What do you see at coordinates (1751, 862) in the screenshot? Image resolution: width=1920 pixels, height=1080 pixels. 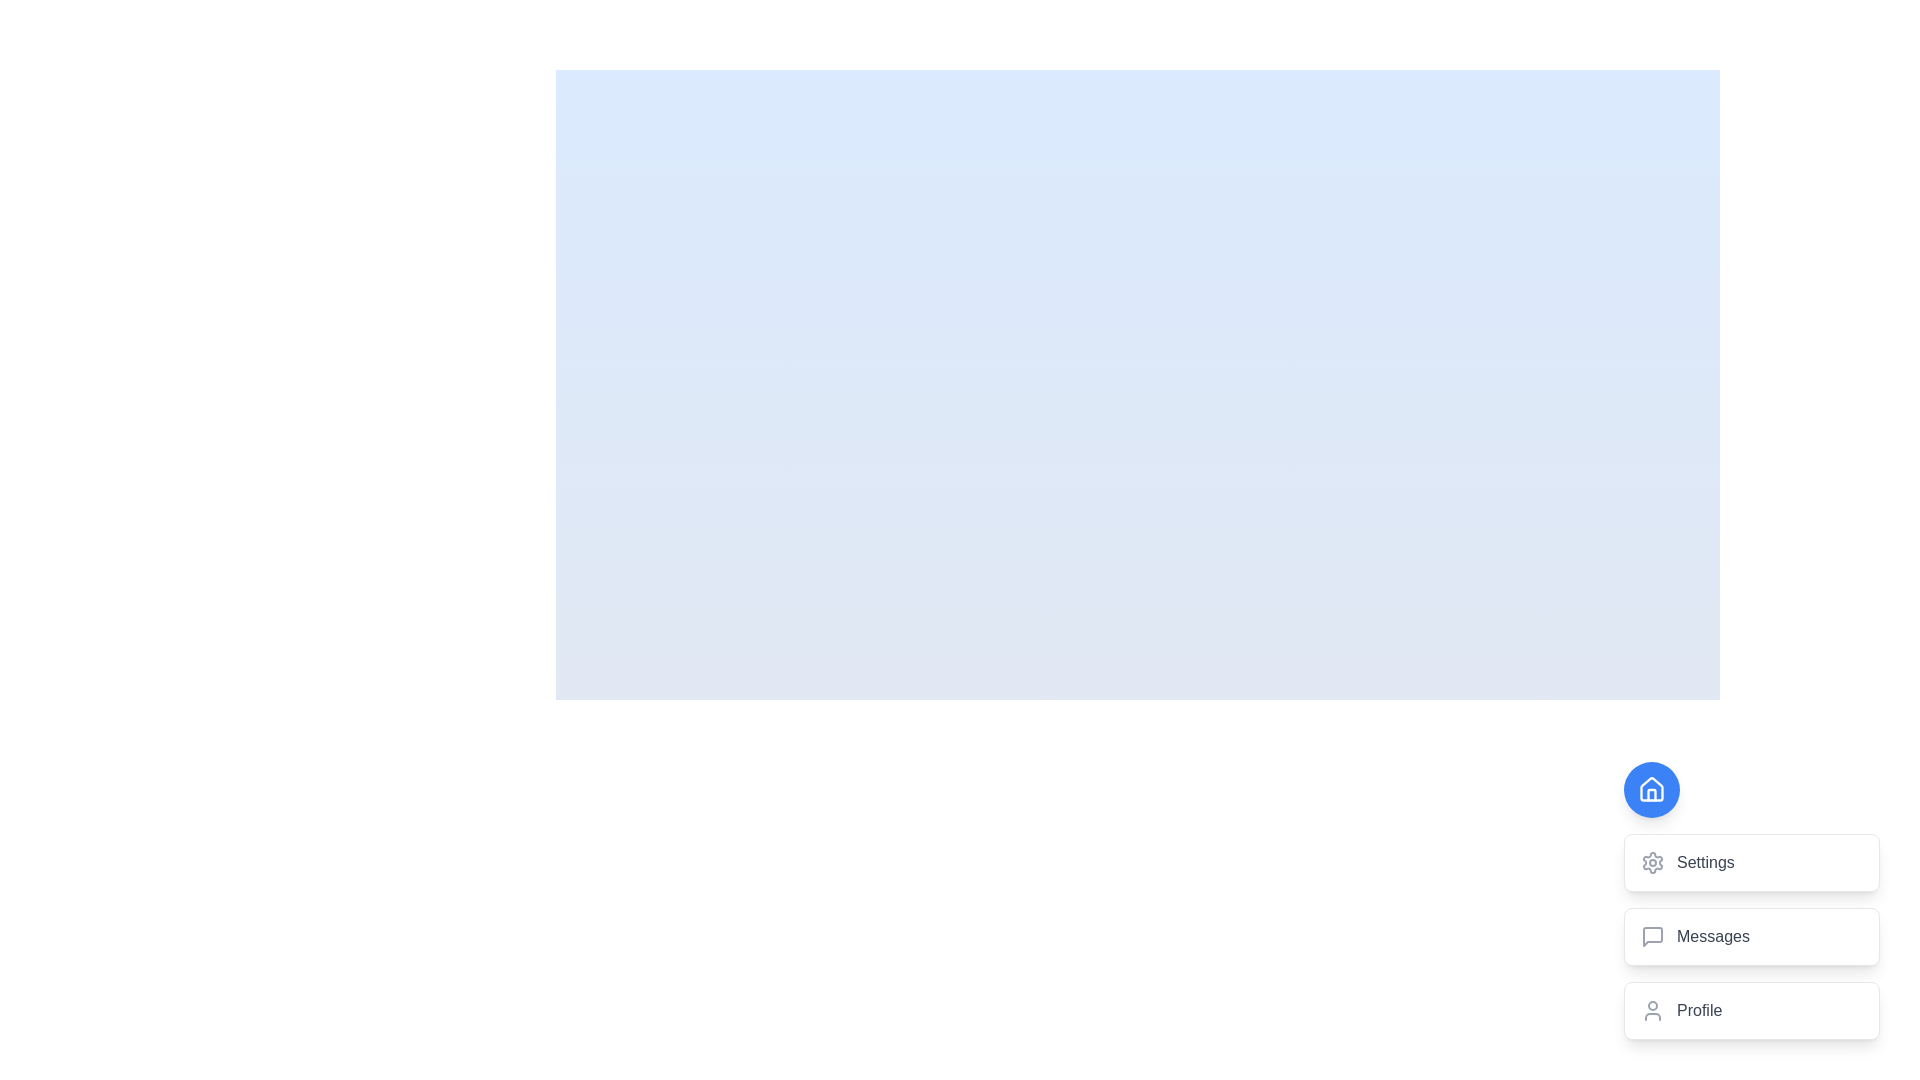 I see `the settings button located in the bottom-right portion of the interface, which is the first element in a vertical stack of settings-related options` at bounding box center [1751, 862].